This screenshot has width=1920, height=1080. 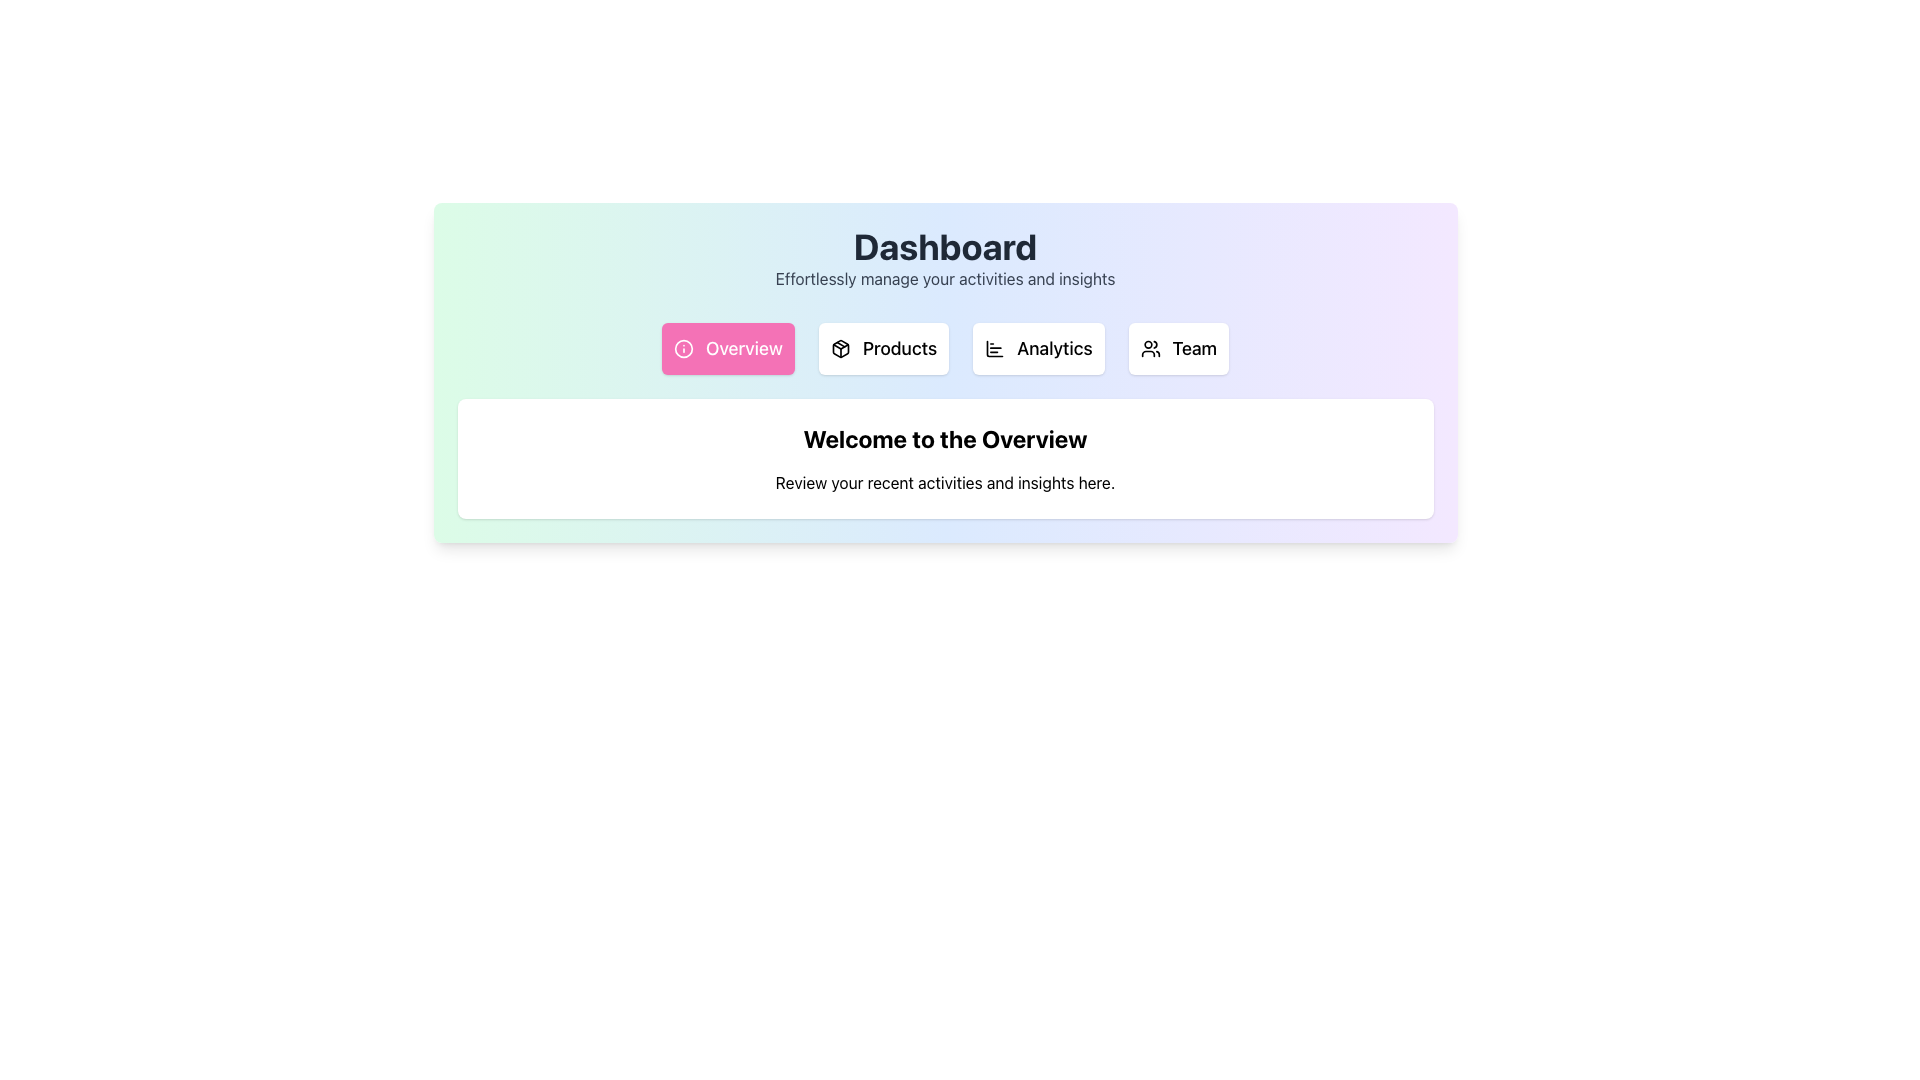 What do you see at coordinates (944, 278) in the screenshot?
I see `the descriptive Text Label located below the 'Dashboard' header in the dashboard interface` at bounding box center [944, 278].